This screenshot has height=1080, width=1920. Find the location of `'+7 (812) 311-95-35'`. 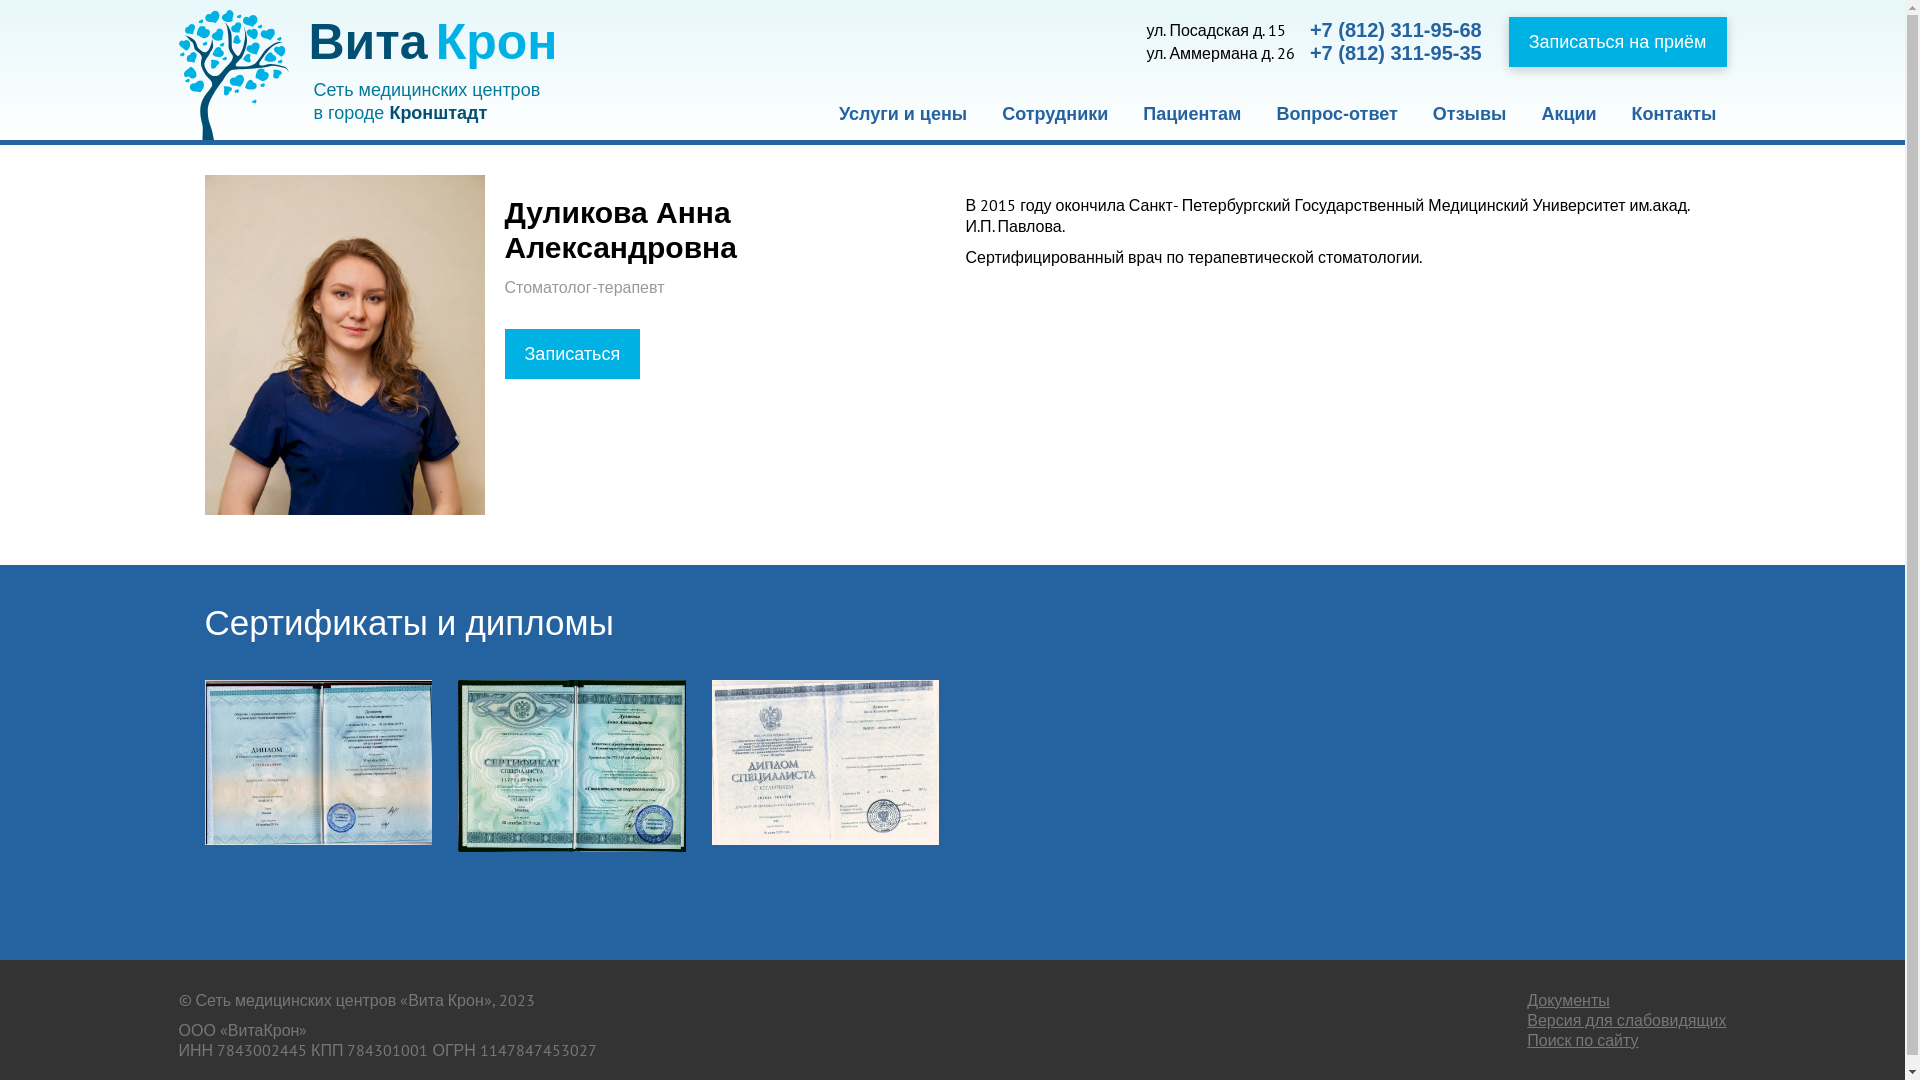

'+7 (812) 311-95-35' is located at coordinates (1395, 52).